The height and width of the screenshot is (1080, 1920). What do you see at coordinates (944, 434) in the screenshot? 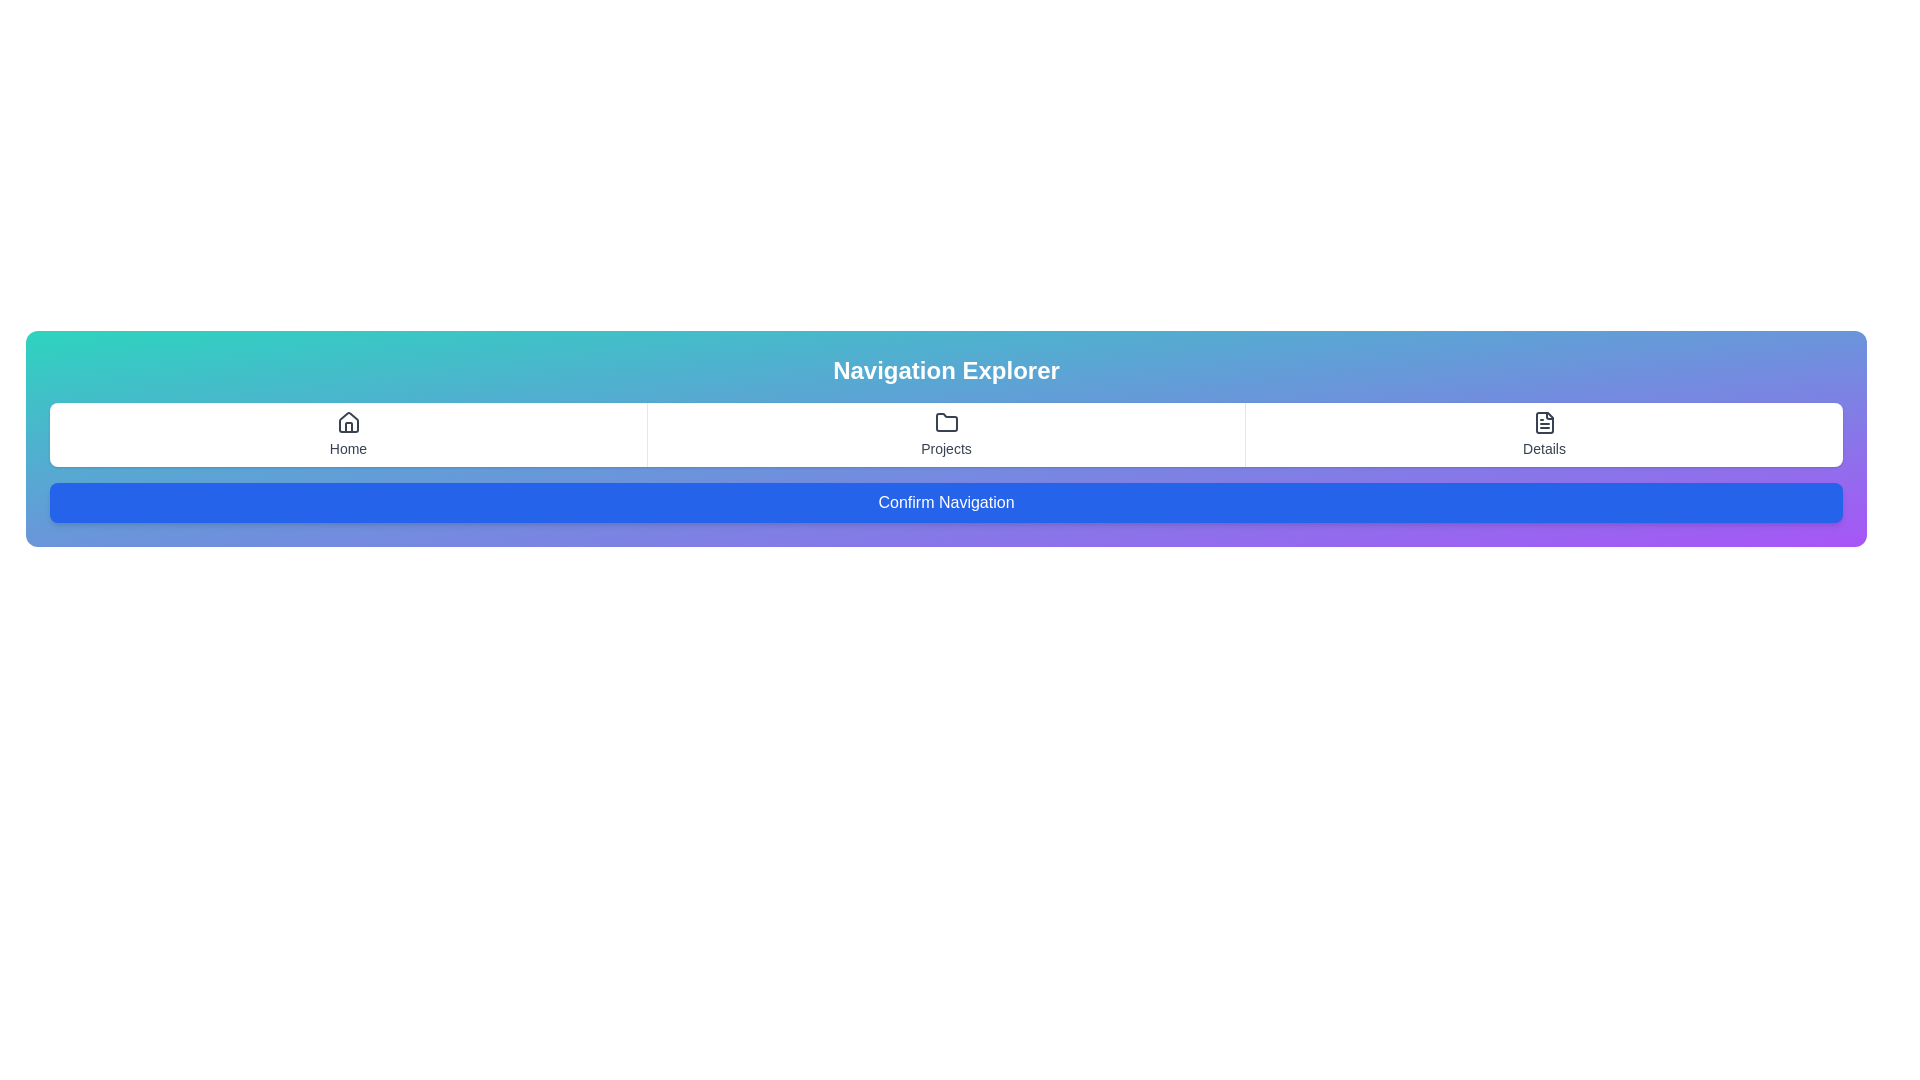
I see `the 'Projects' navigation item, which features a minimalistic folder icon above the text, located in the center section of the navigation bar` at bounding box center [944, 434].